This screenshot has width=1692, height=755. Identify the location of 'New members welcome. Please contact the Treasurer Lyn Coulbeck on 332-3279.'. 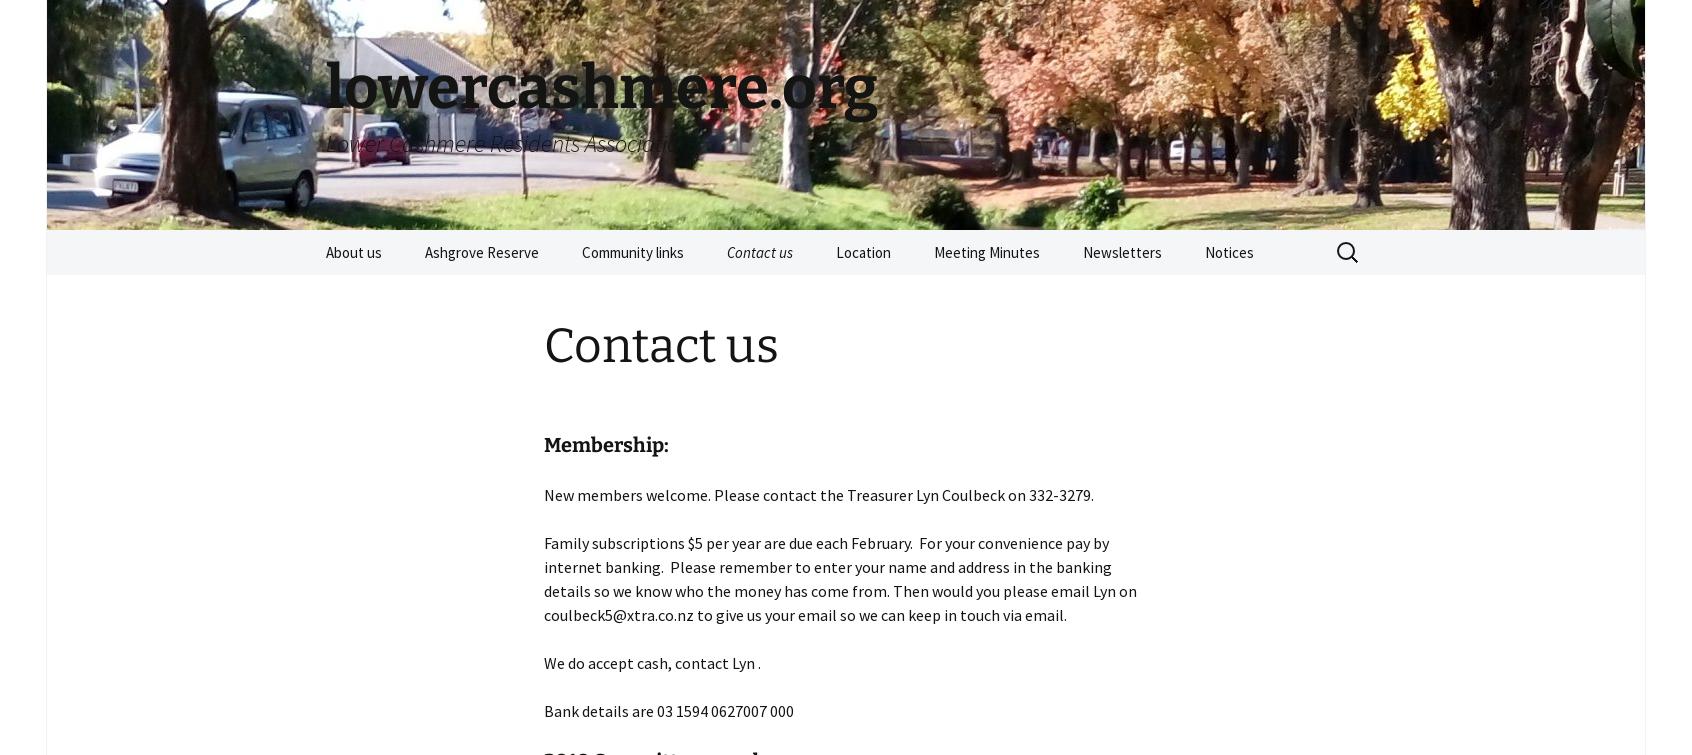
(818, 493).